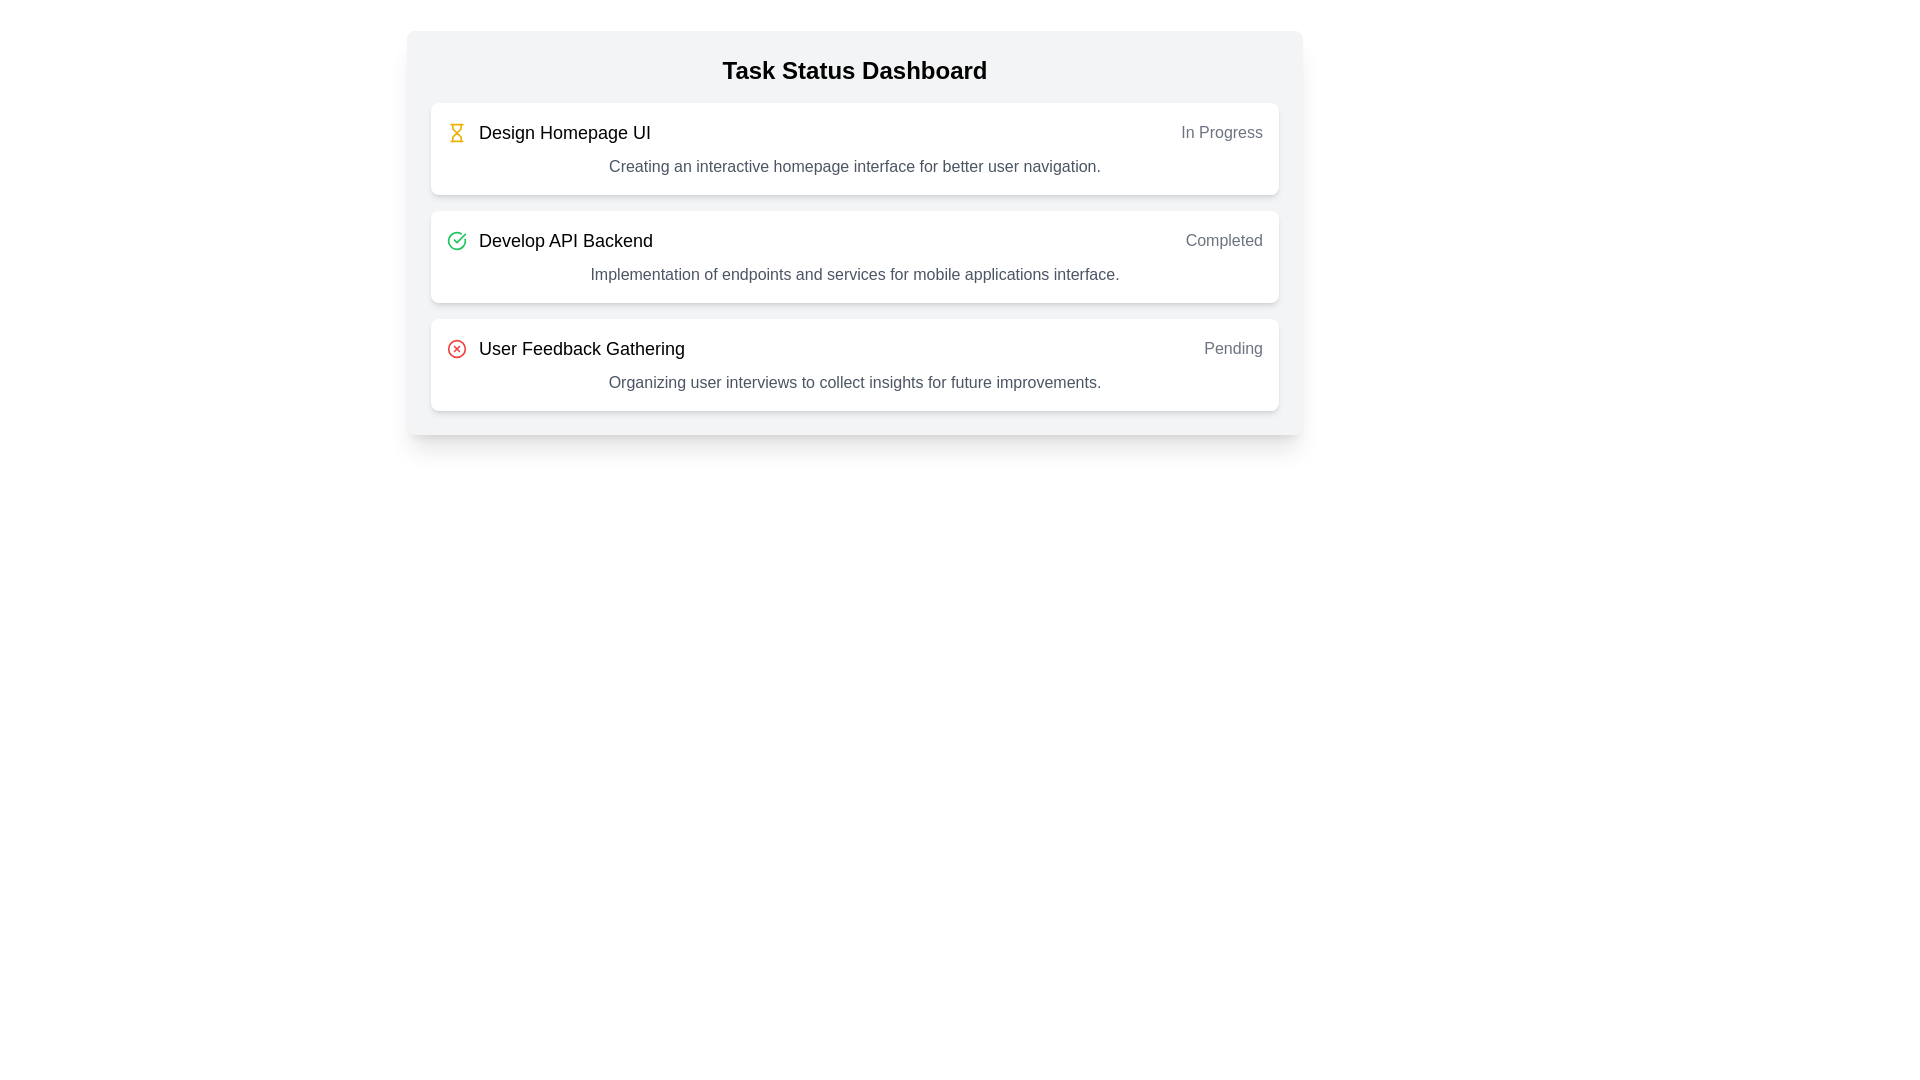 This screenshot has height=1080, width=1920. What do you see at coordinates (550, 239) in the screenshot?
I see `the text label 'Develop API Backend', which is styled with a medium font weight and a large font size` at bounding box center [550, 239].